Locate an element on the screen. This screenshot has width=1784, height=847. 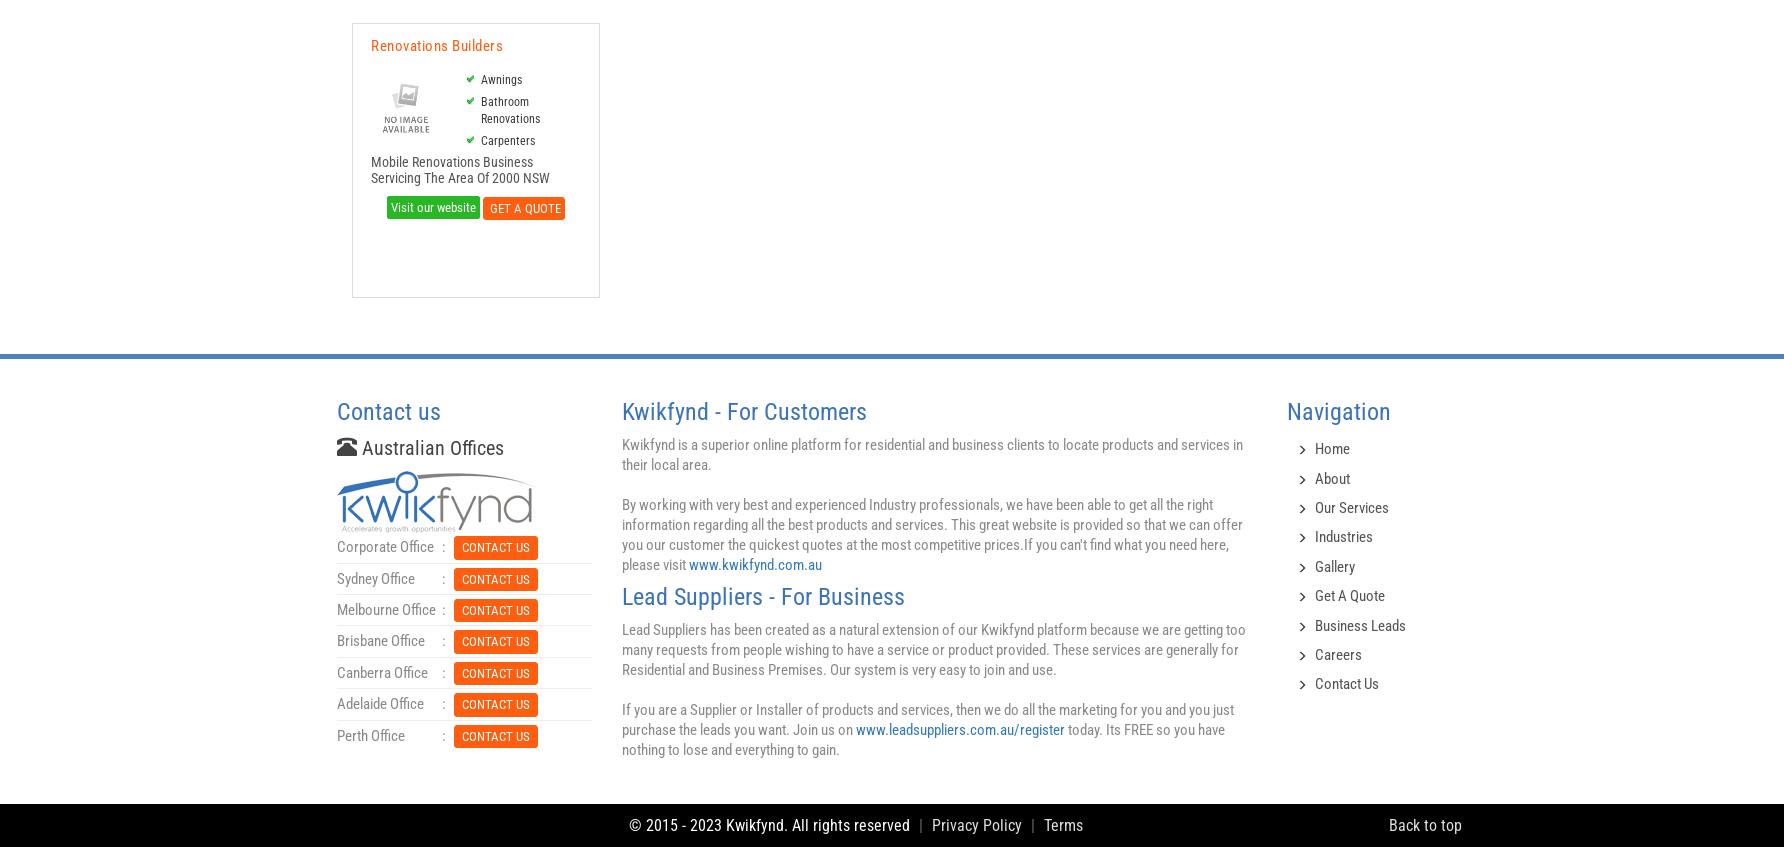
'Sydney Office' is located at coordinates (335, 577).